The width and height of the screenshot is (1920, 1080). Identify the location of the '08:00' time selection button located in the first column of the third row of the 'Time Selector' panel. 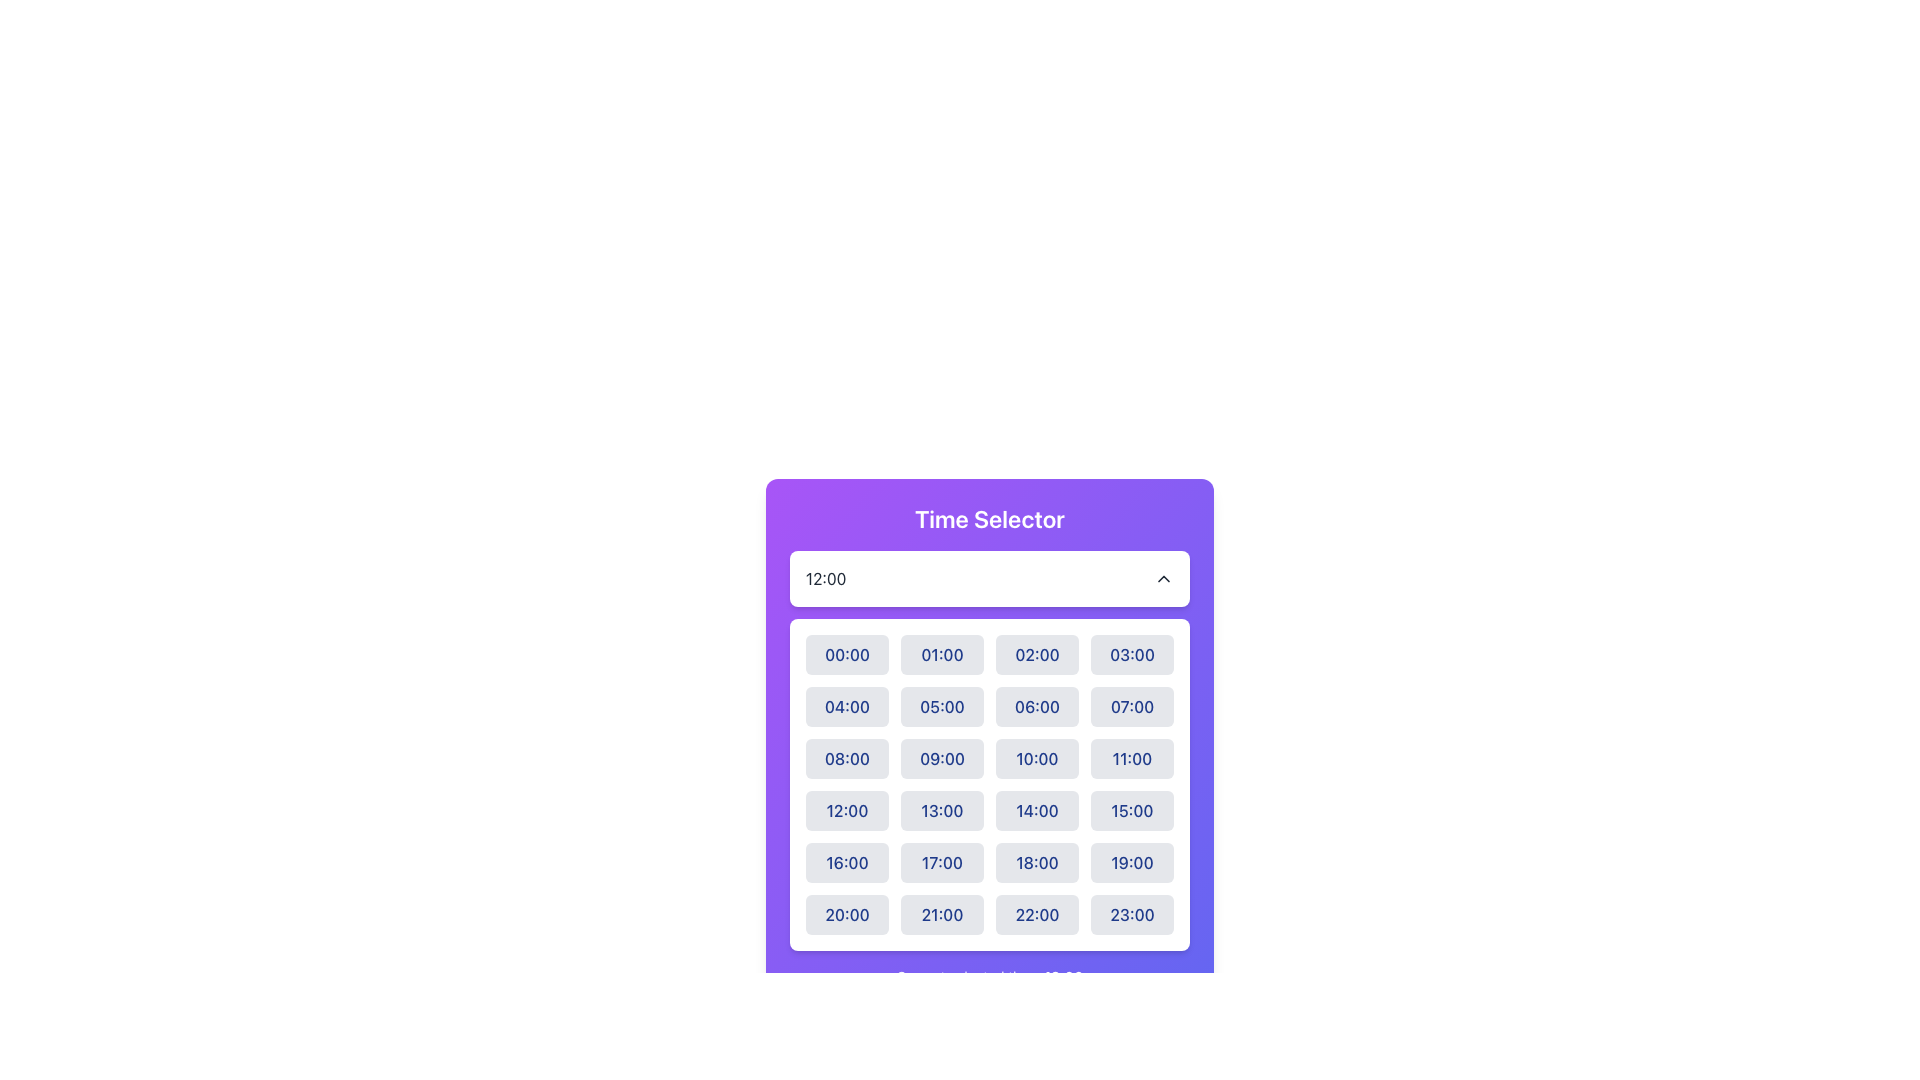
(847, 759).